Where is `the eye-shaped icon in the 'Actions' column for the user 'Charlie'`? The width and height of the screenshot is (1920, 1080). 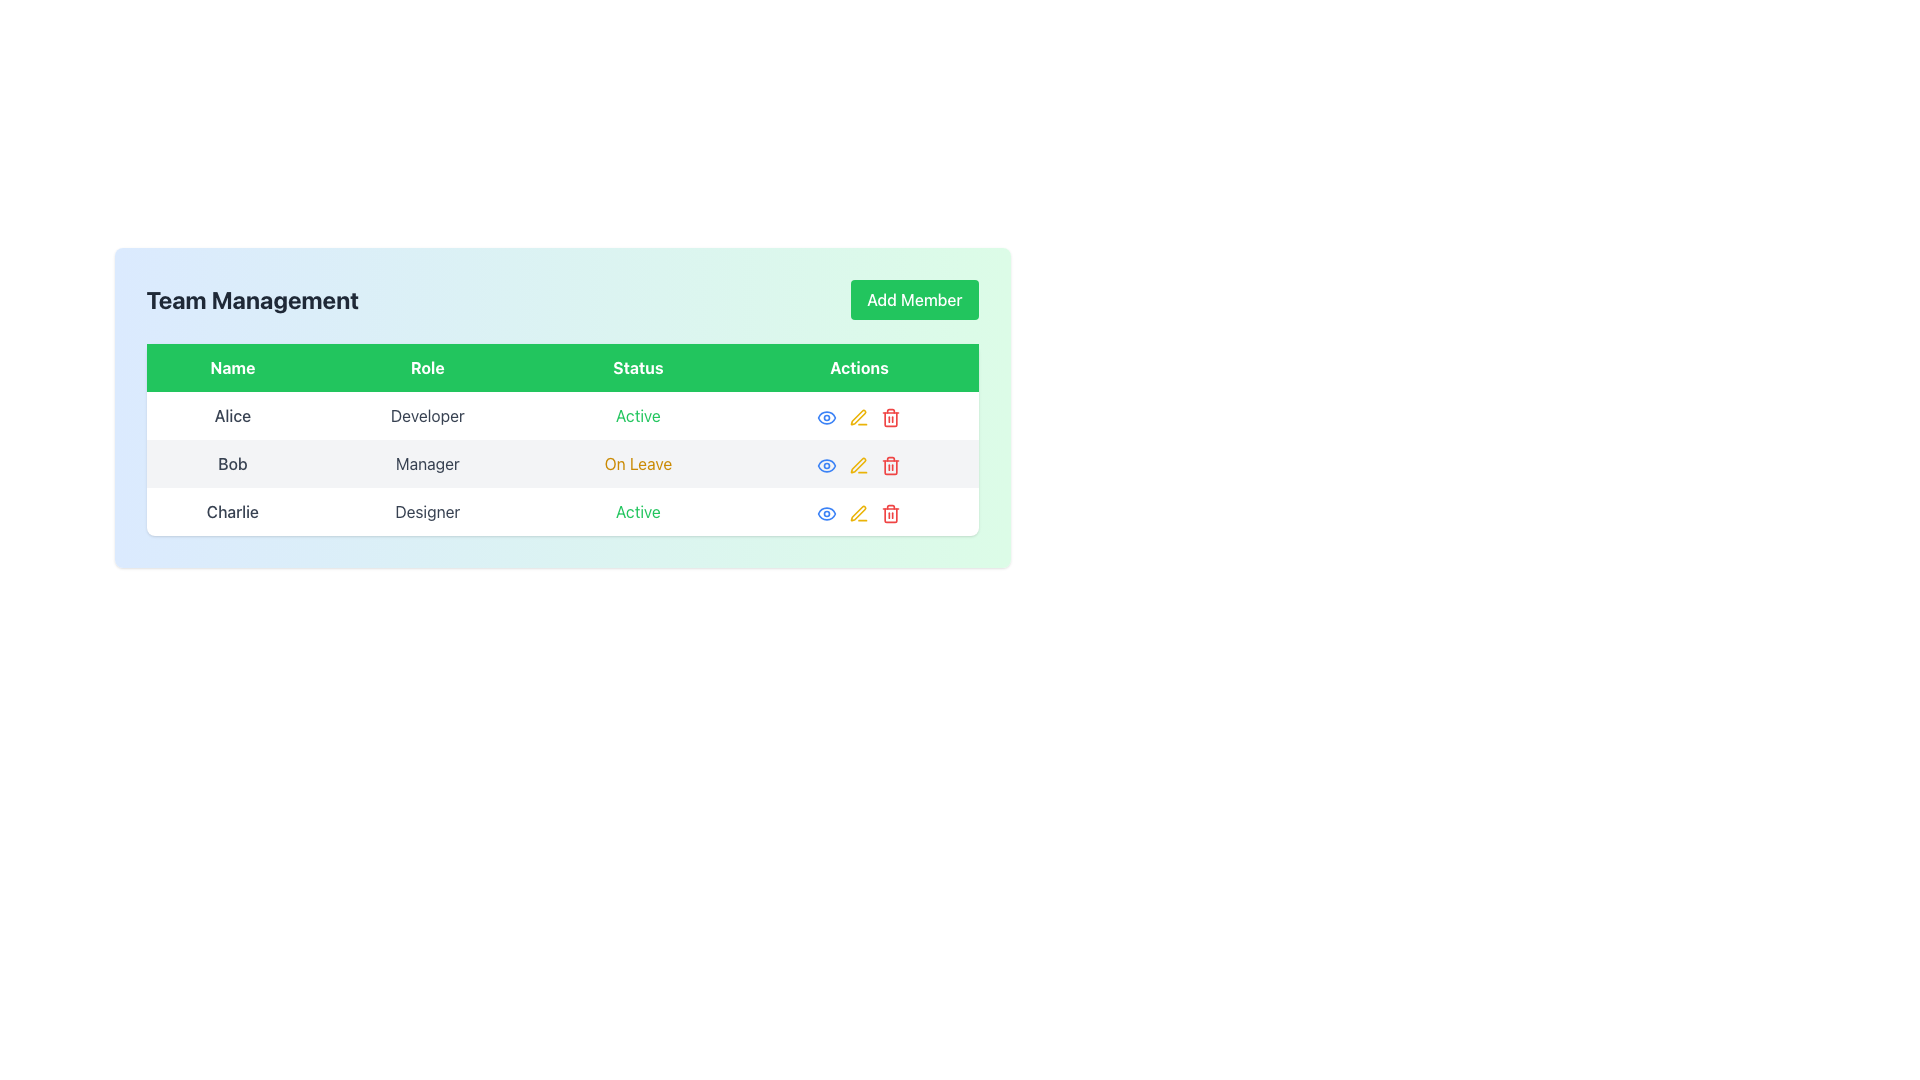 the eye-shaped icon in the 'Actions' column for the user 'Charlie' is located at coordinates (827, 465).